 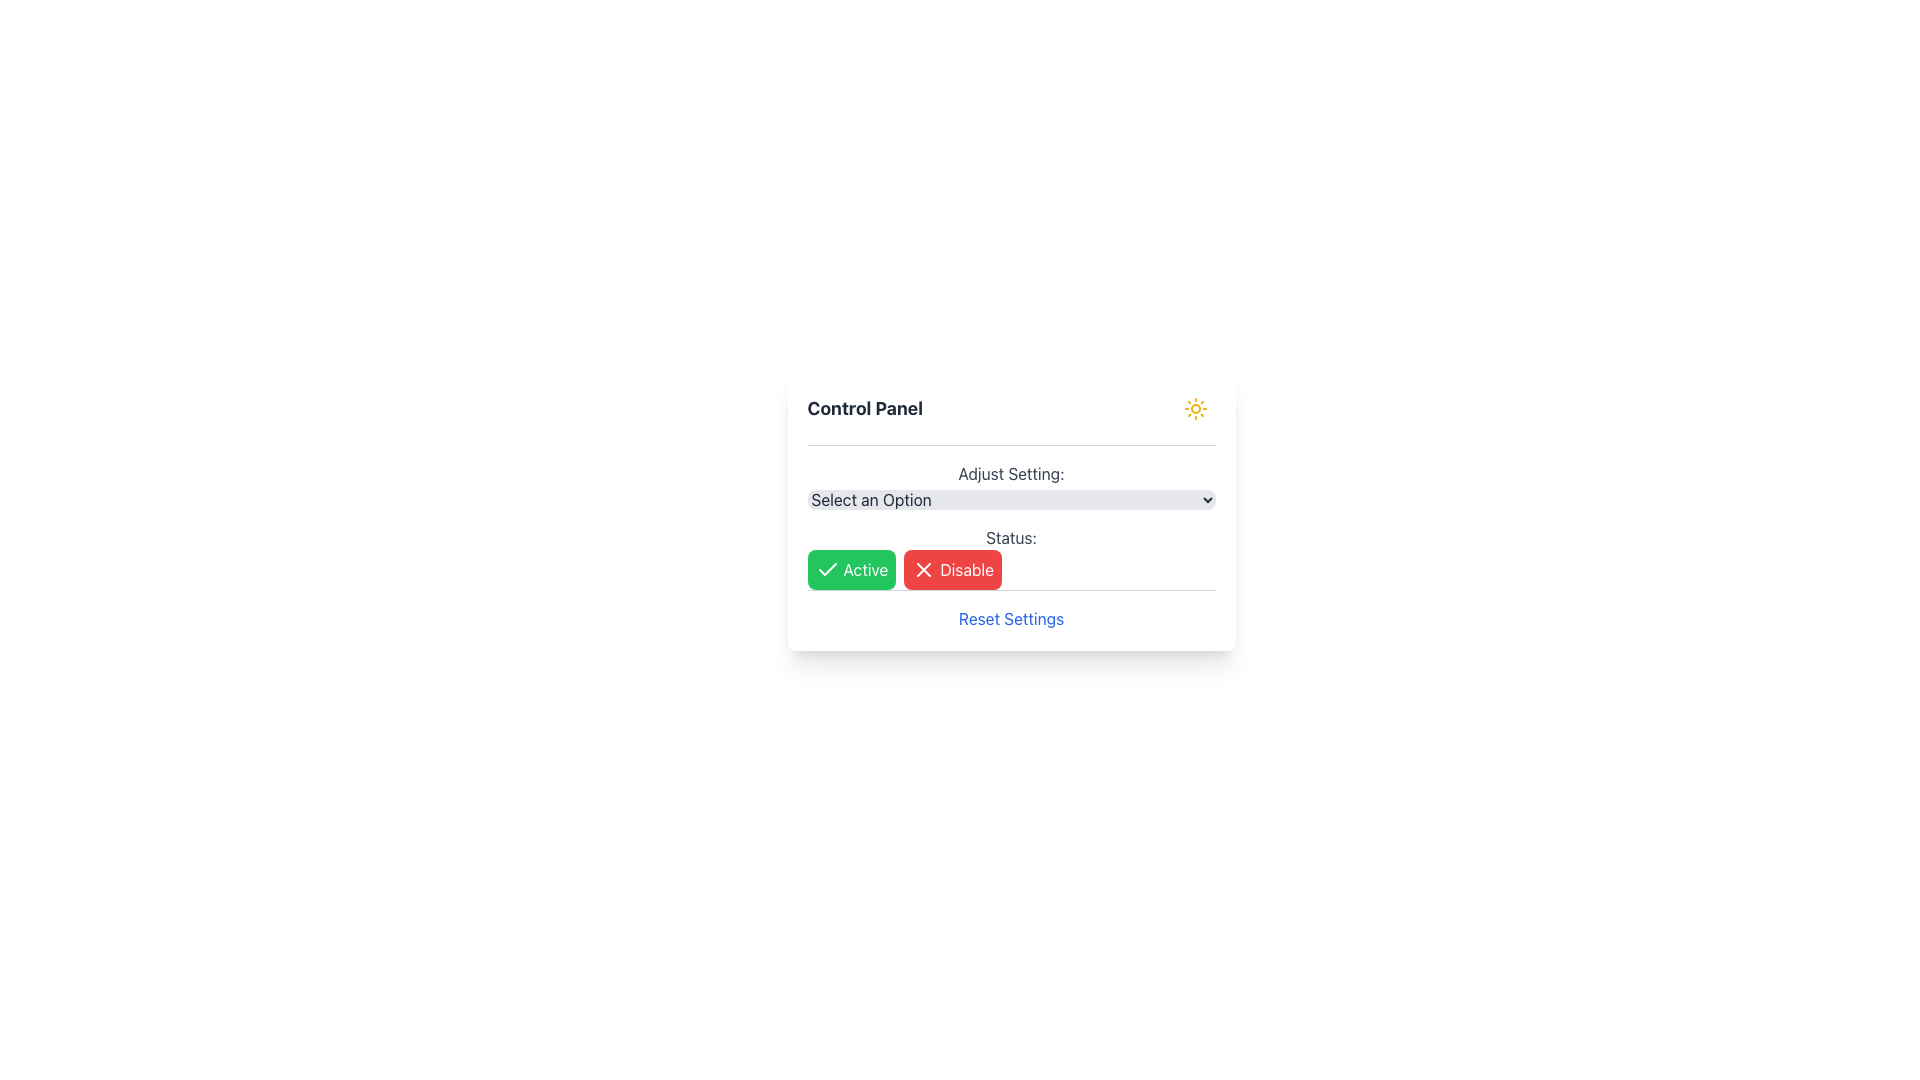 What do you see at coordinates (851, 570) in the screenshot?
I see `the green 'Active' button with white text and a checkmark icon located in the 'Control Panel' section` at bounding box center [851, 570].